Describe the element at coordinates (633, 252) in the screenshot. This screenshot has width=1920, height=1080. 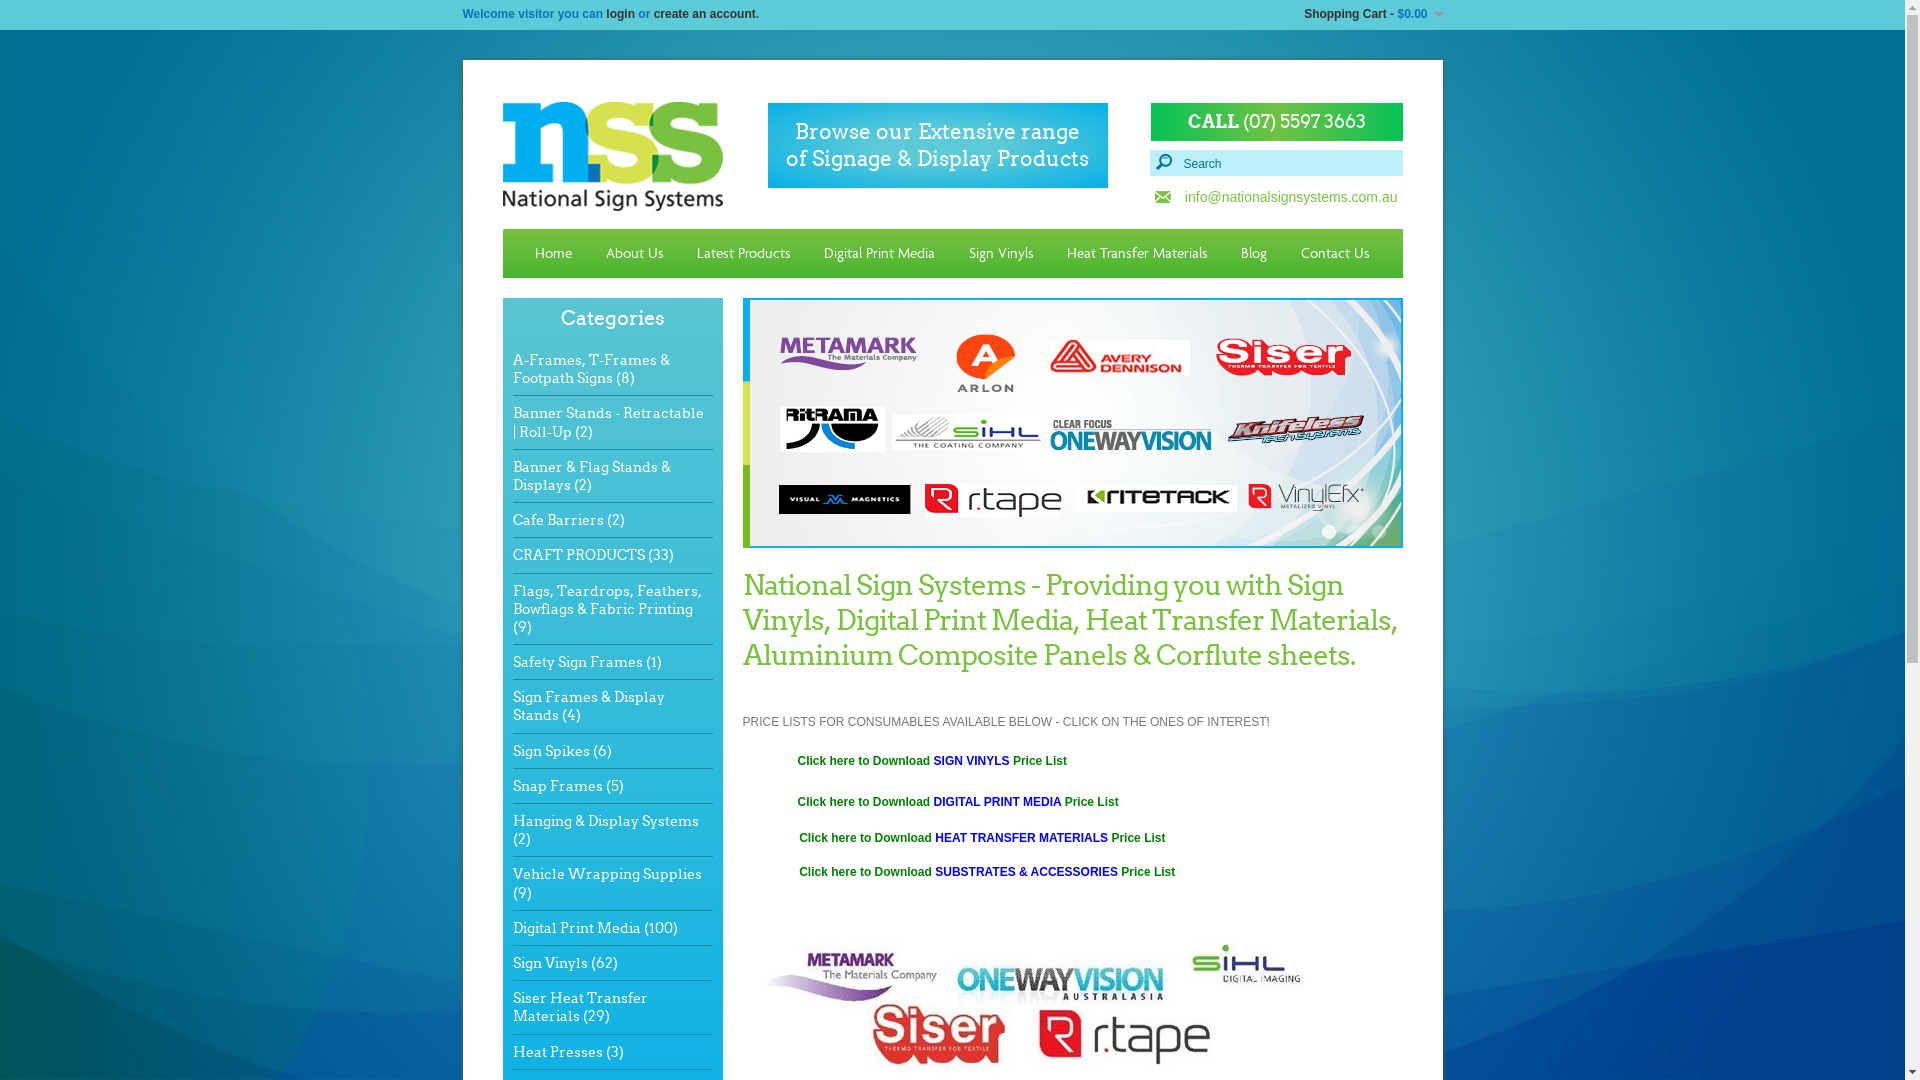
I see `'About Us'` at that location.